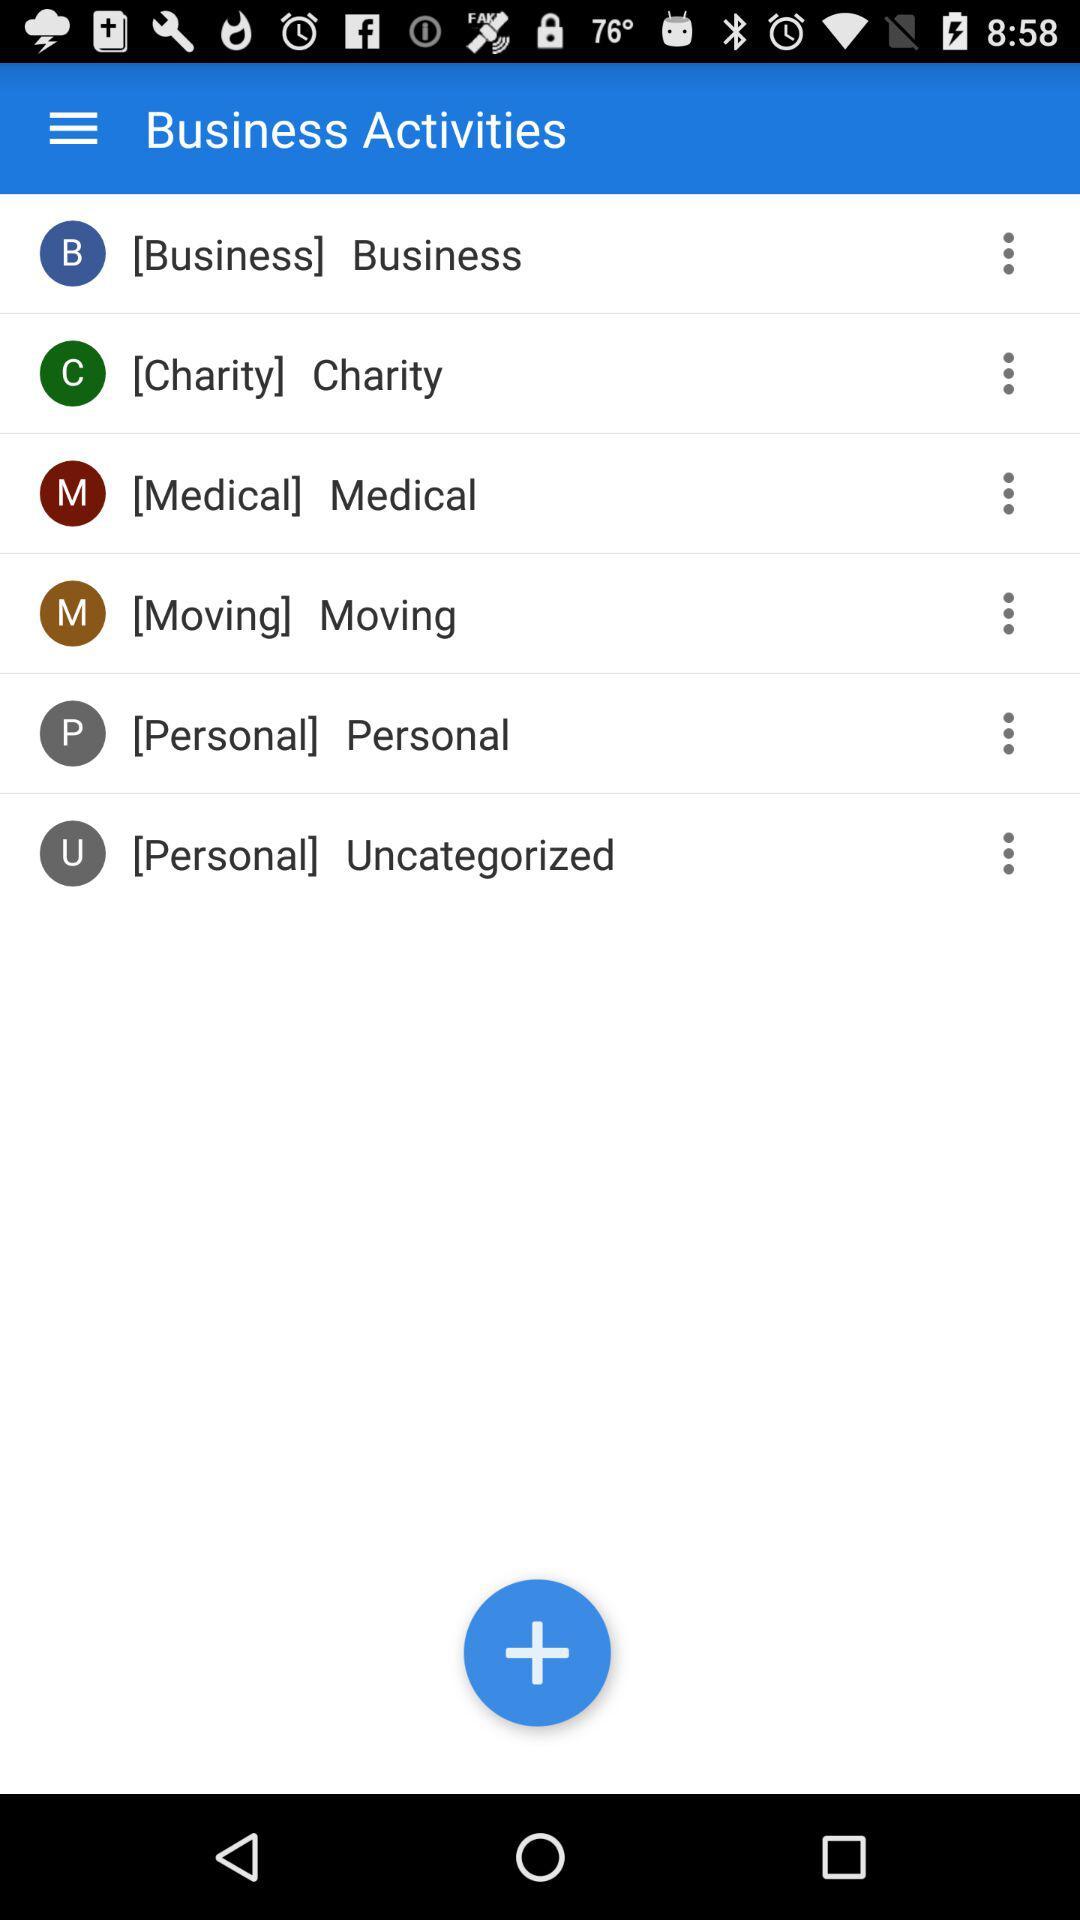  Describe the element at coordinates (1015, 252) in the screenshot. I see `open business options` at that location.